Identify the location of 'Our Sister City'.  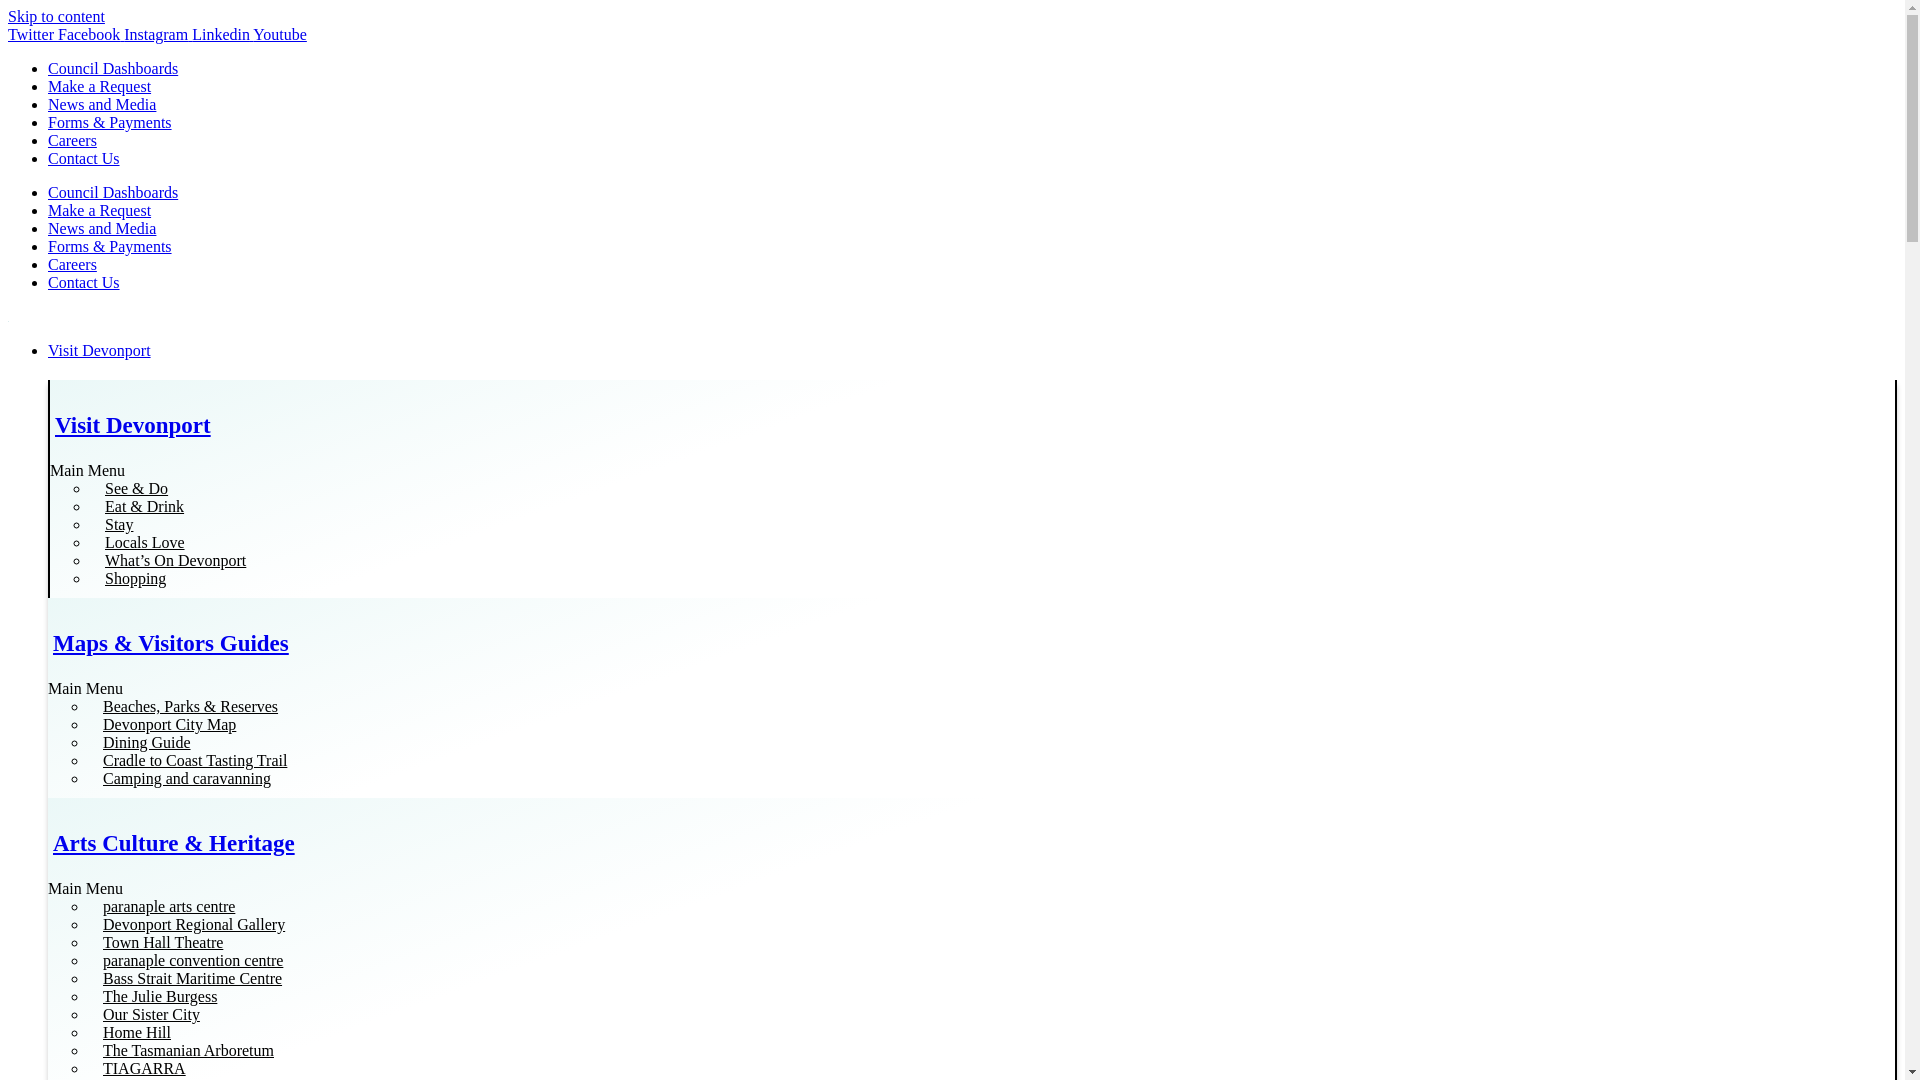
(86, 1014).